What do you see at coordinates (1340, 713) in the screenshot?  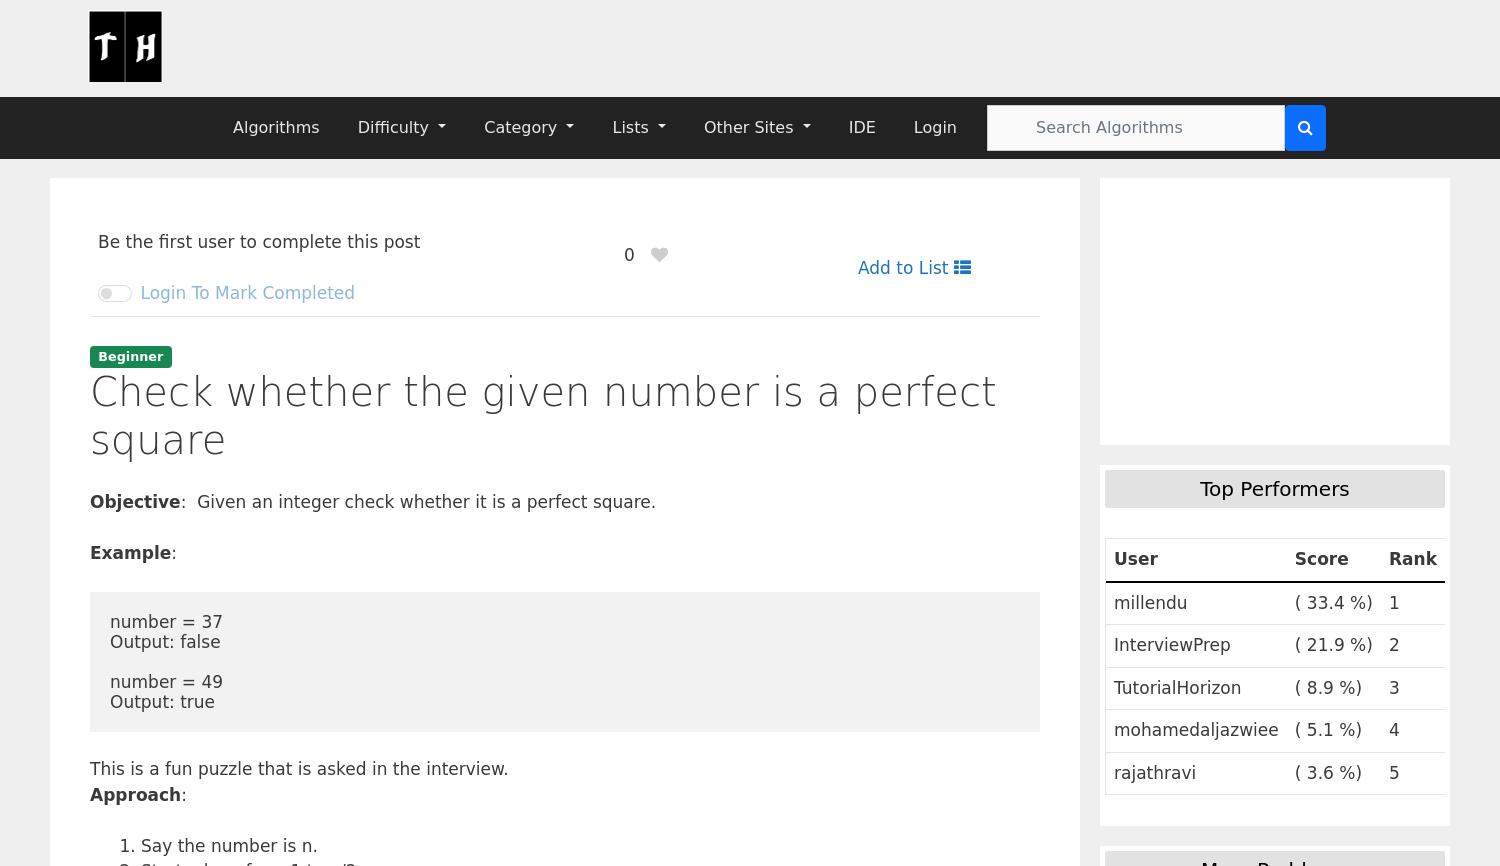 I see `'expressions'` at bounding box center [1340, 713].